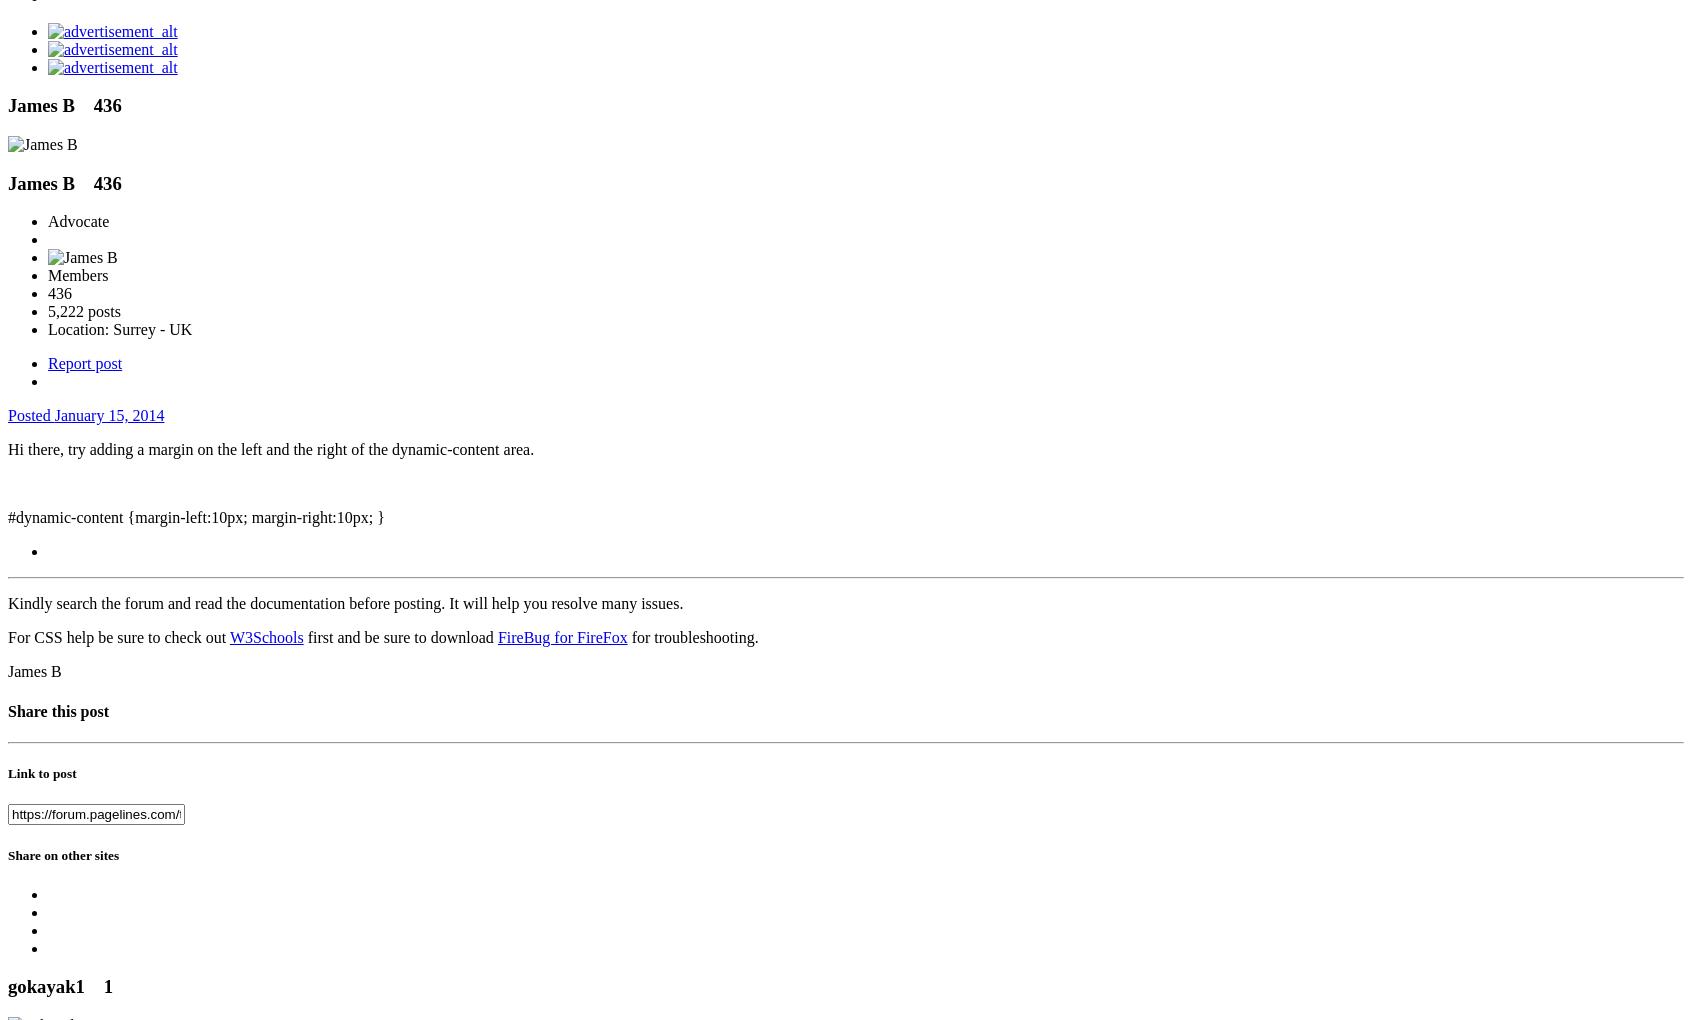 The height and width of the screenshot is (1020, 1692). What do you see at coordinates (194, 516) in the screenshot?
I see `'#dynamic-content {margin-left:10px; margin-right:10px; }'` at bounding box center [194, 516].